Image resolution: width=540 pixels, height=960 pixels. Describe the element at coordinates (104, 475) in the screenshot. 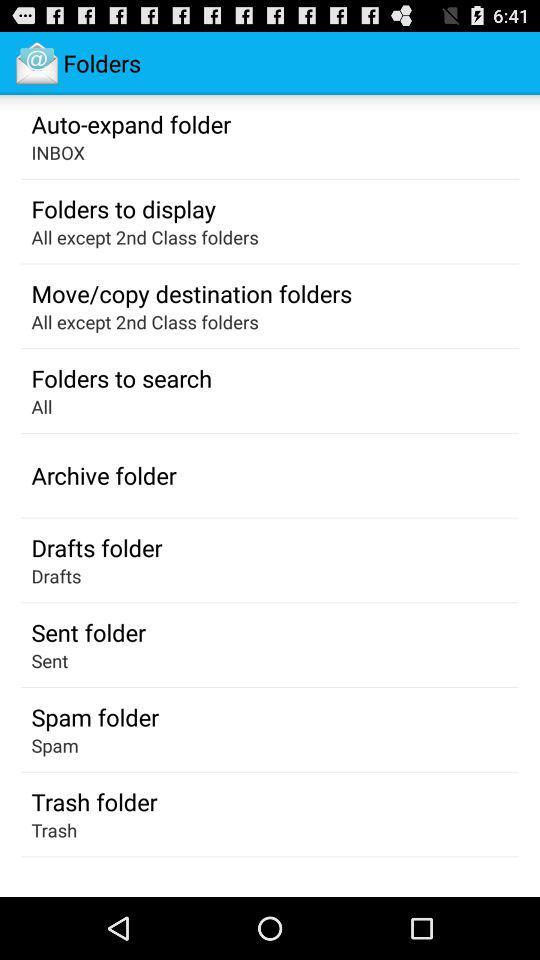

I see `app below the all app` at that location.